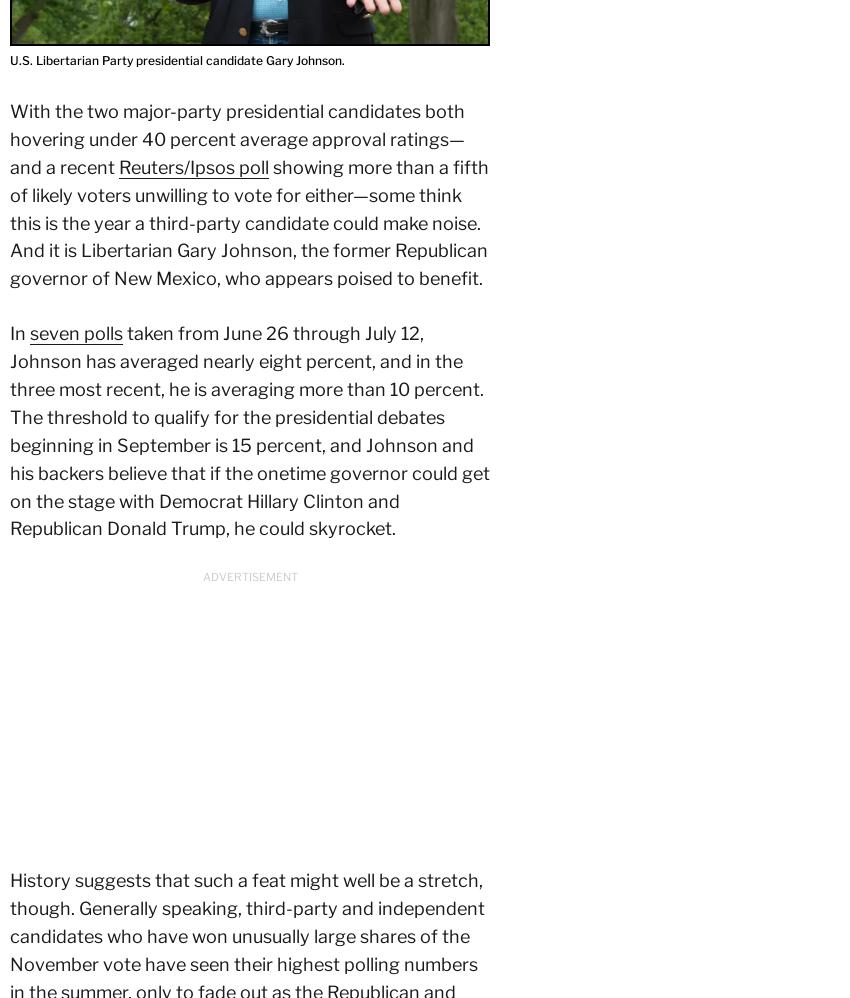 The height and width of the screenshot is (998, 850). What do you see at coordinates (333, 694) in the screenshot?
I see `'Libertarian Party'` at bounding box center [333, 694].